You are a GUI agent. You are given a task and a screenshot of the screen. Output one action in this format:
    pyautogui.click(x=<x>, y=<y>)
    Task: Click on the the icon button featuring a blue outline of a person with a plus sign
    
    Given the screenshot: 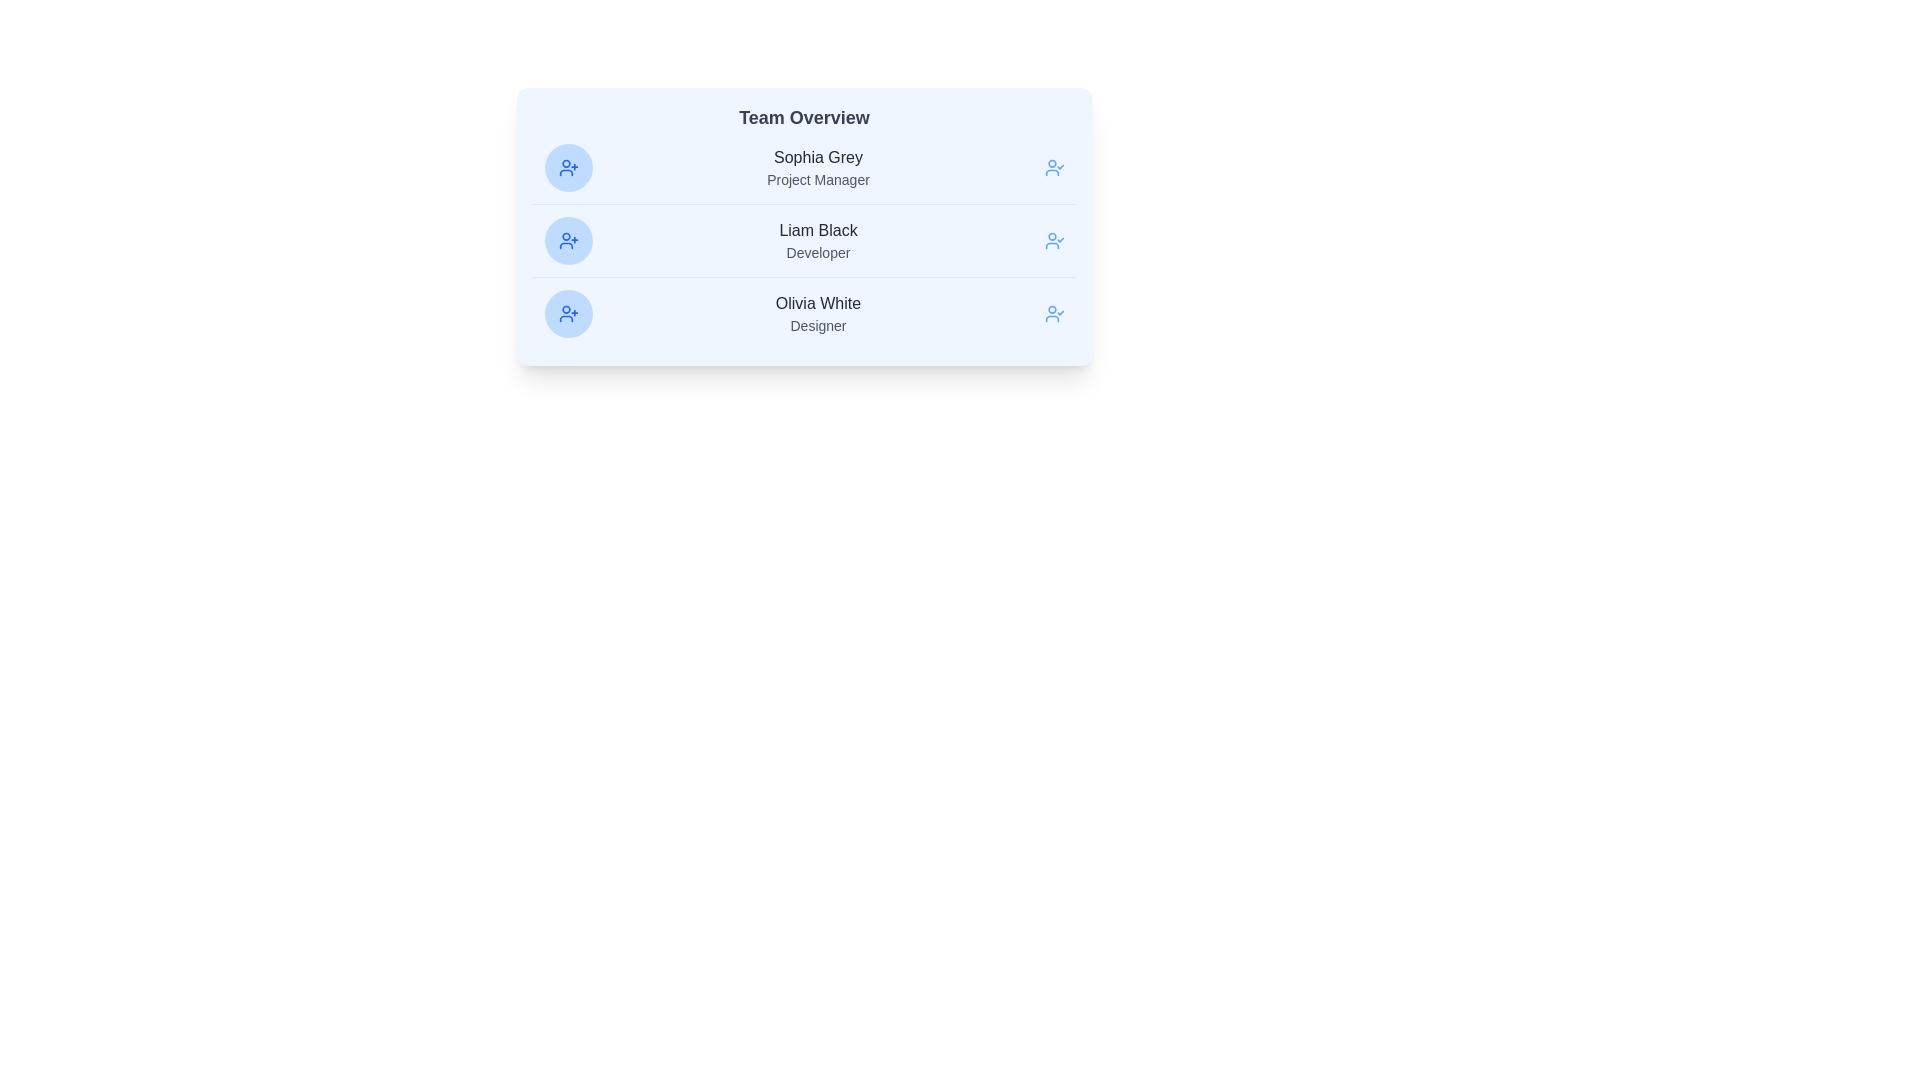 What is the action you would take?
    pyautogui.click(x=567, y=239)
    